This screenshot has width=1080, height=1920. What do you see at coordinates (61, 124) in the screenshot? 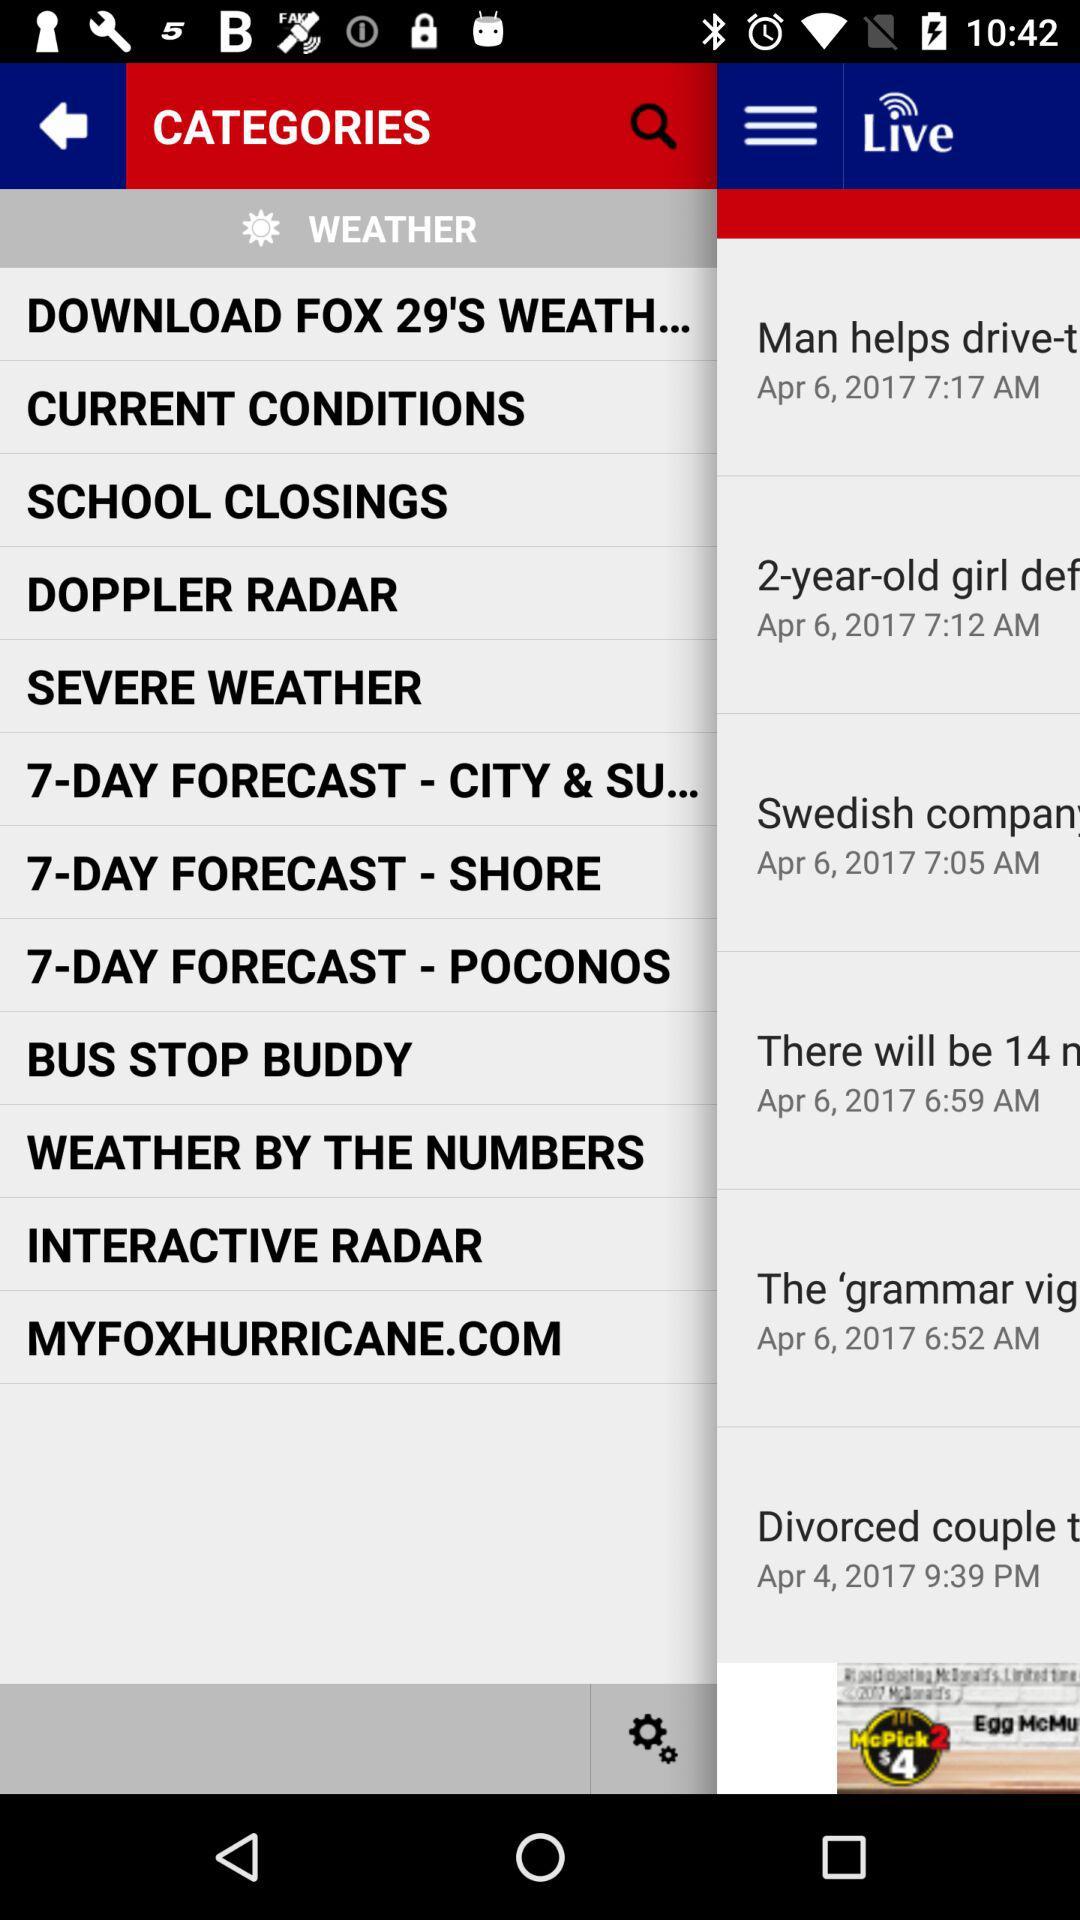
I see `the arrow_backward icon` at bounding box center [61, 124].